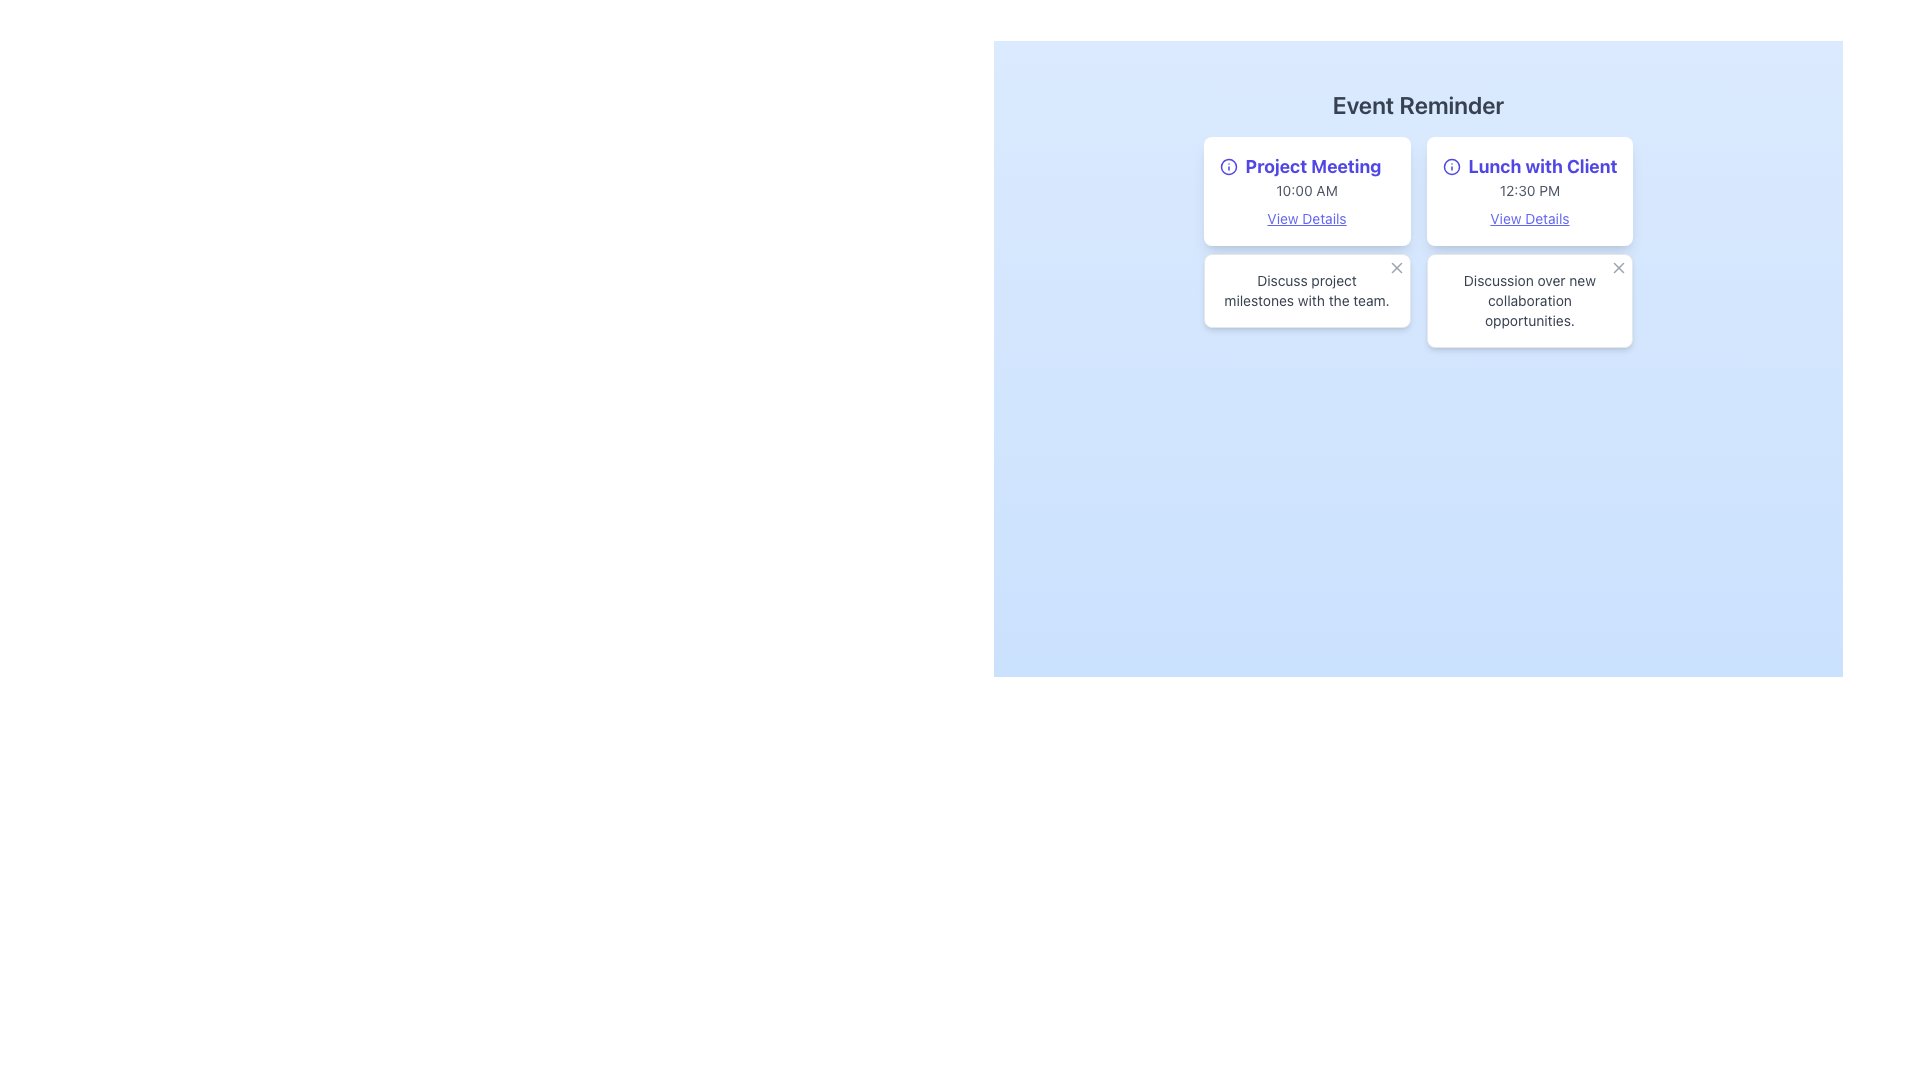  What do you see at coordinates (1619, 266) in the screenshot?
I see `the close button located at the top-right corner of the card in the second row, second column of the reminder interface` at bounding box center [1619, 266].